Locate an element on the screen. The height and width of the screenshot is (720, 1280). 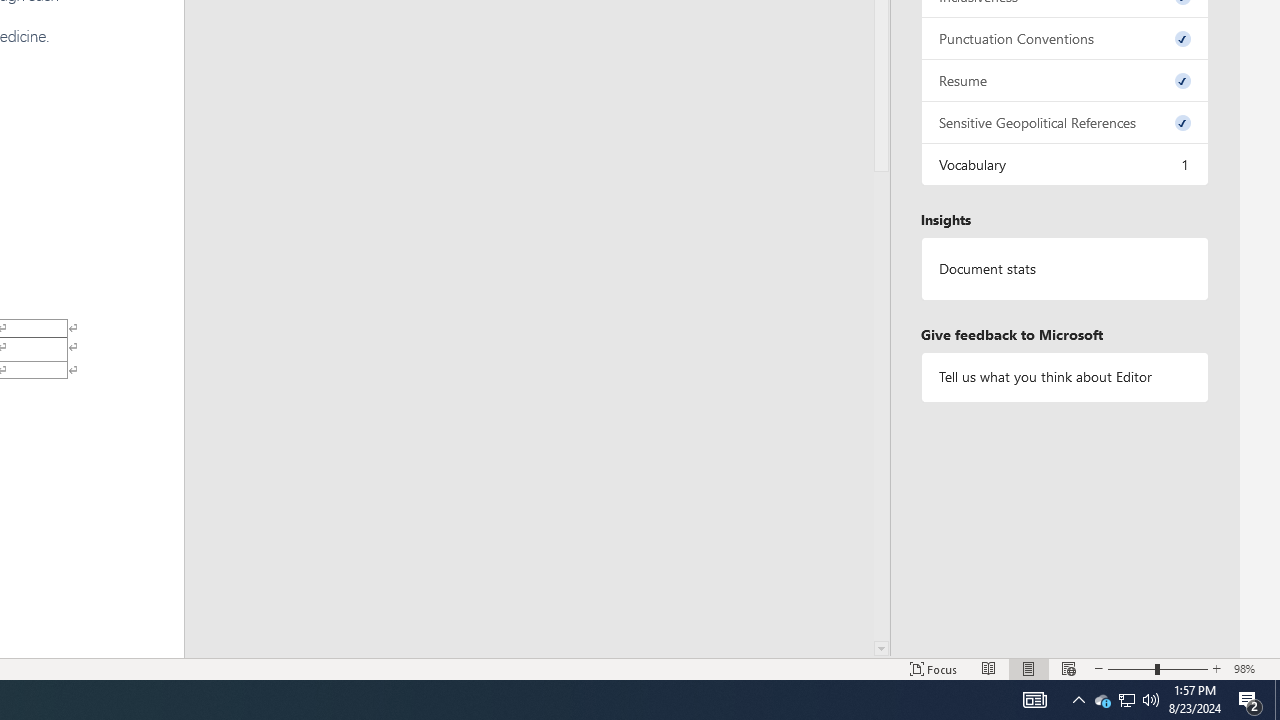
'Document statistics' is located at coordinates (1063, 268).